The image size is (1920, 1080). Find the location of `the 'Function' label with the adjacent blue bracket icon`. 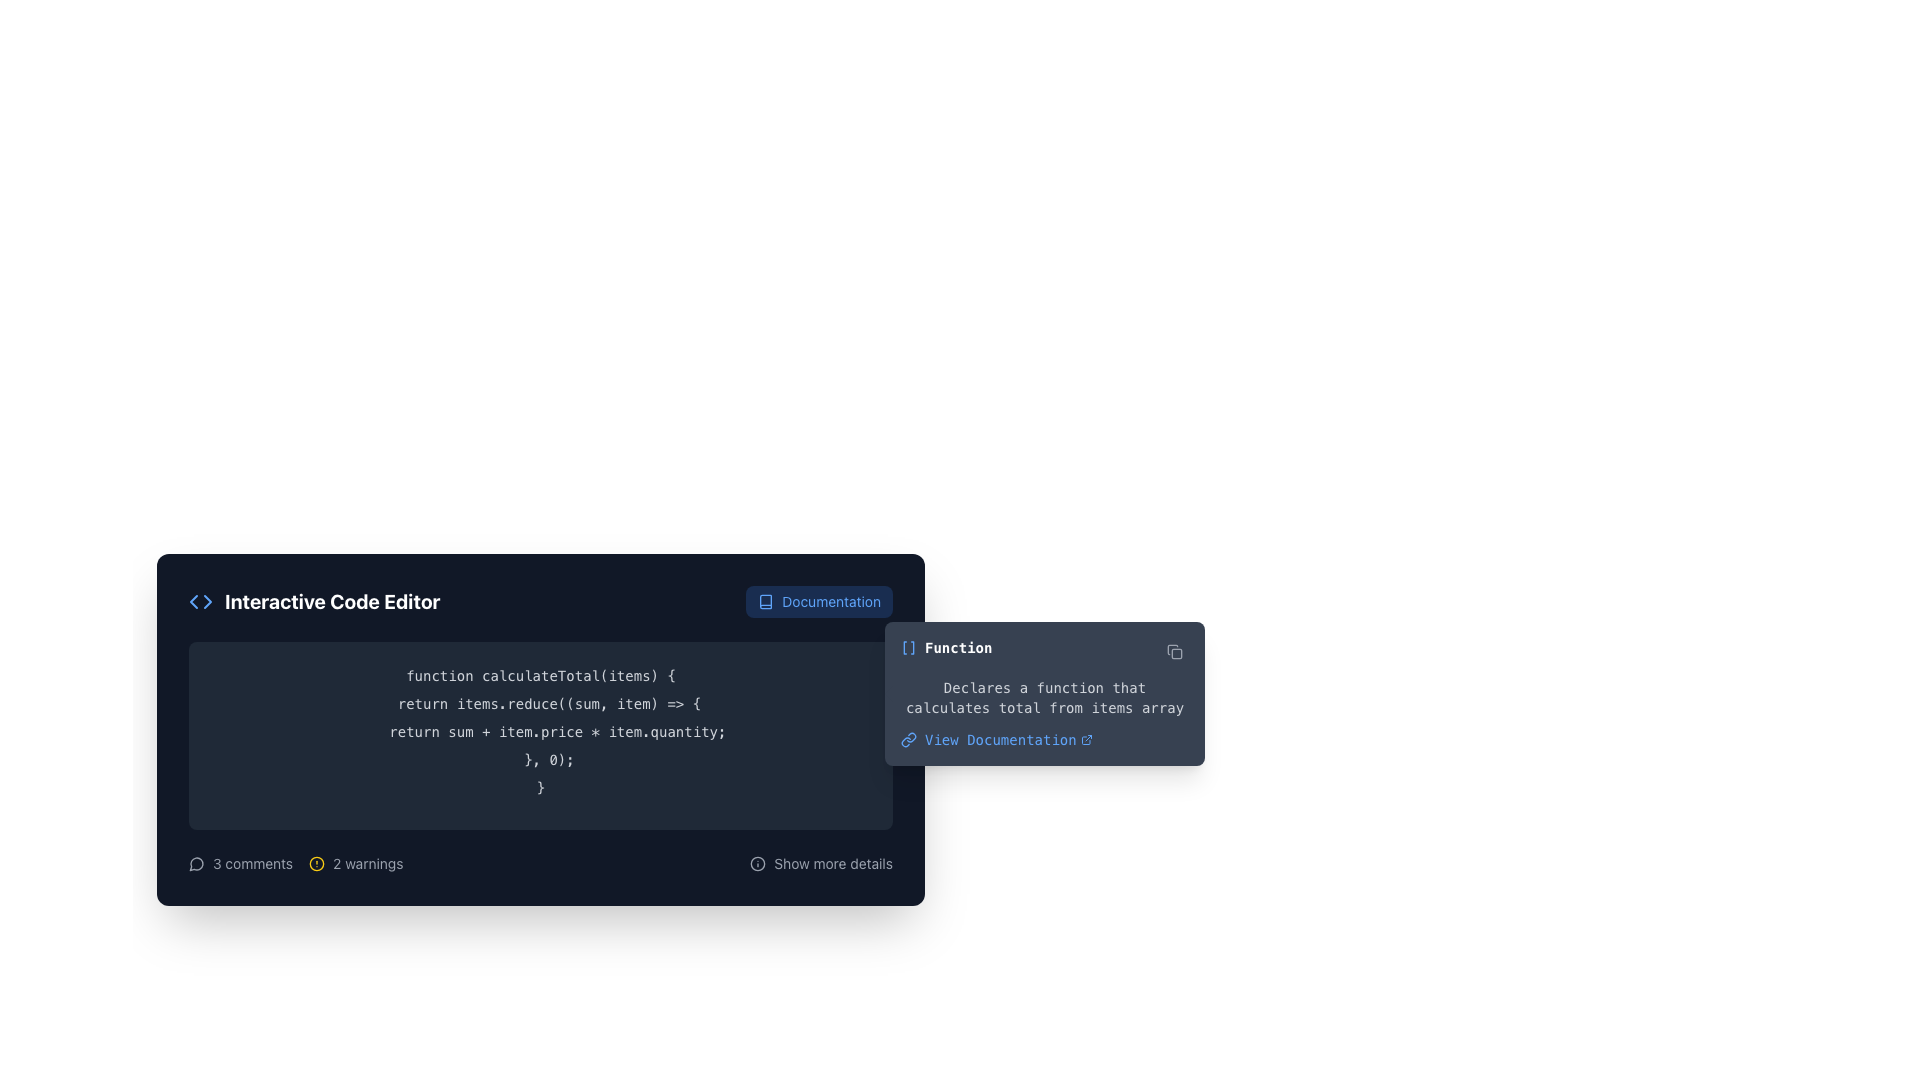

the 'Function' label with the adjacent blue bracket icon is located at coordinates (945, 648).